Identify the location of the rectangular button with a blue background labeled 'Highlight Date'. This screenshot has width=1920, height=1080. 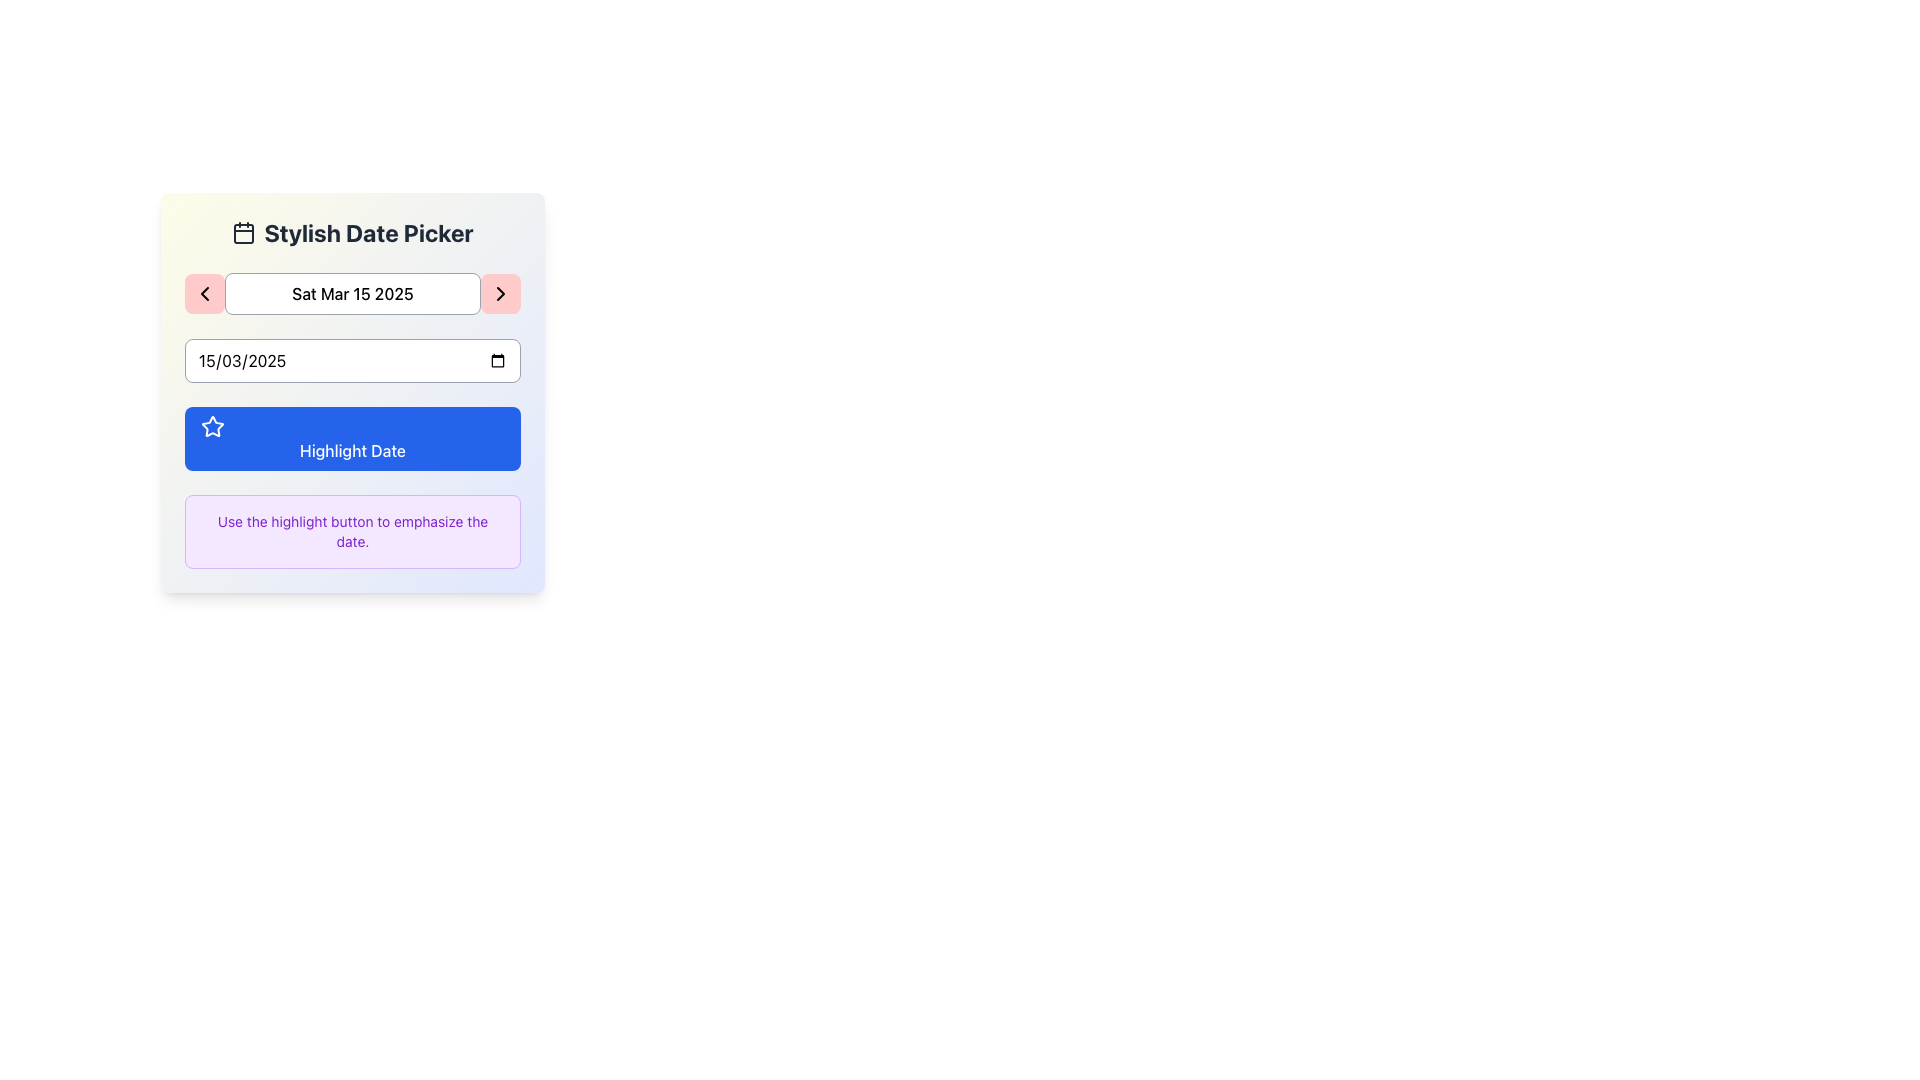
(353, 438).